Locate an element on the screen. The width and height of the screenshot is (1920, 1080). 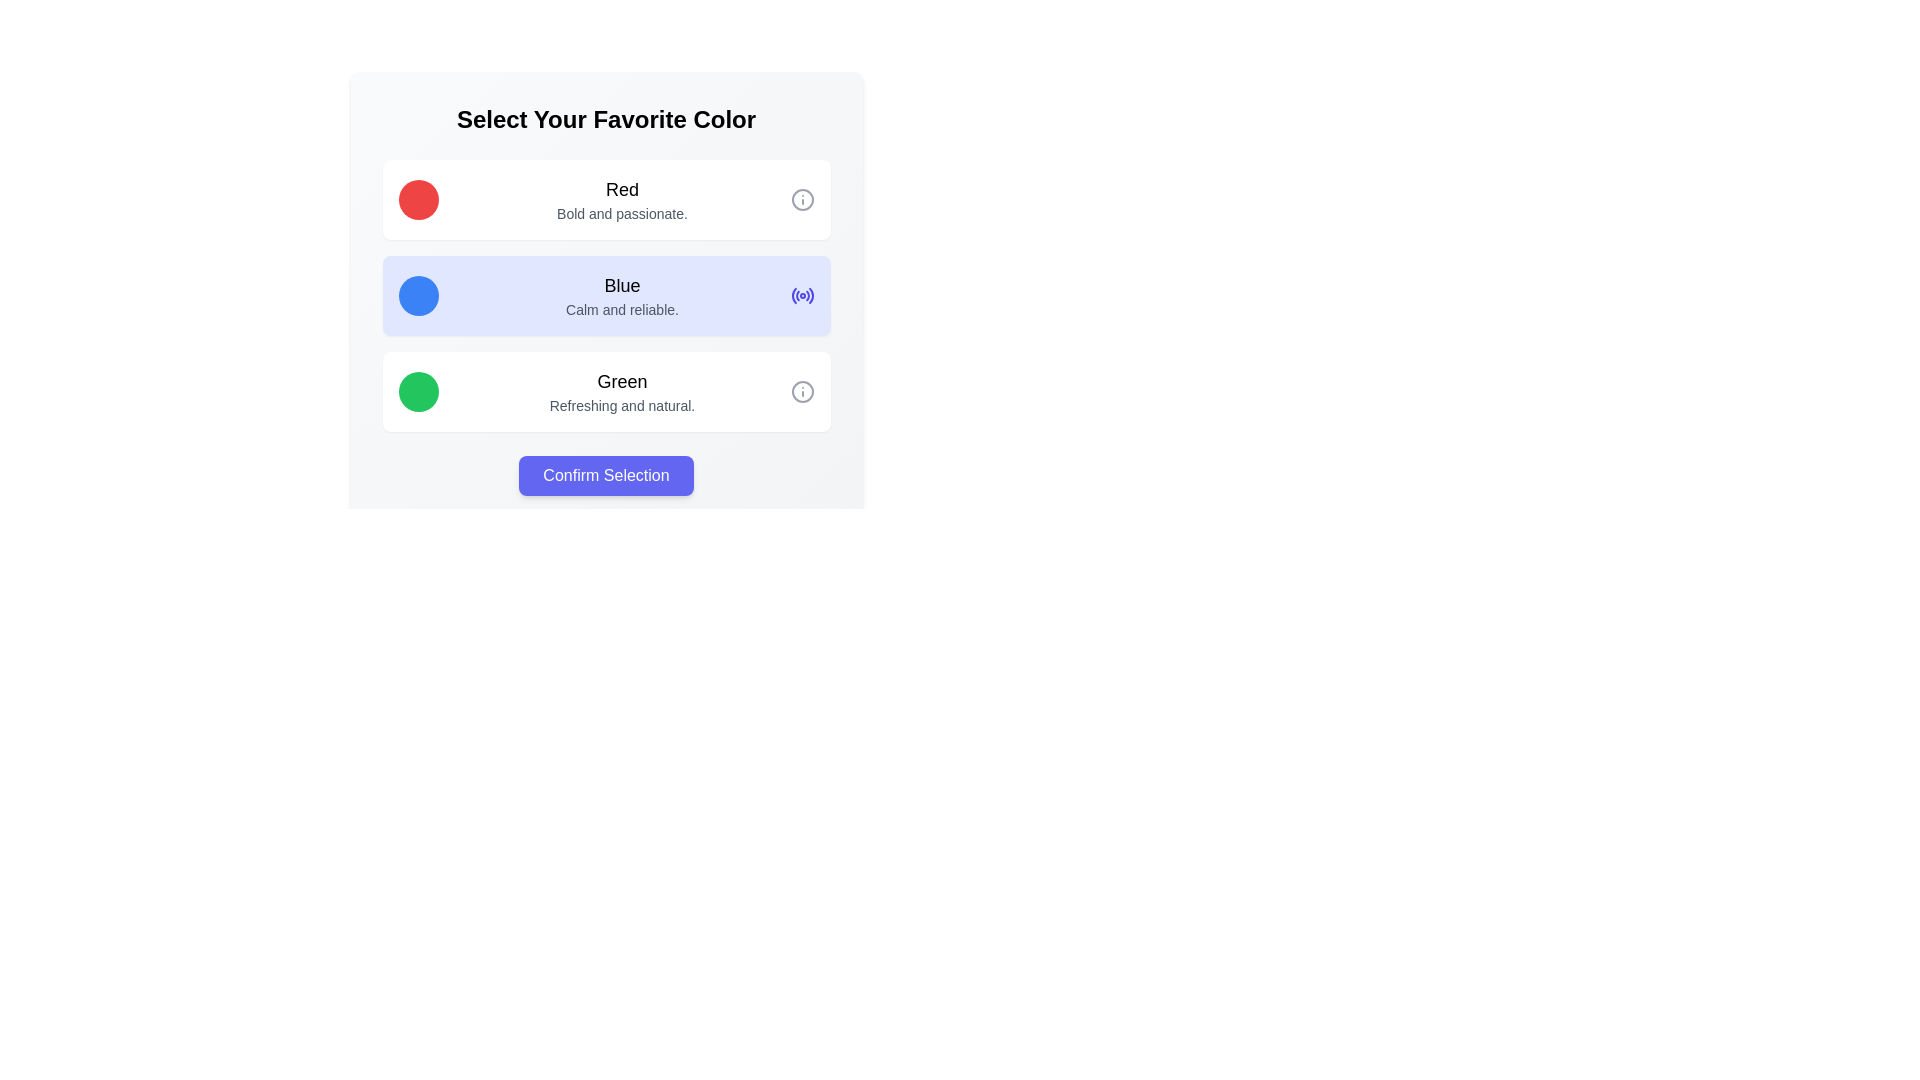
the text label that reads 'Refreshing and natural.' located below the title 'Green' in the selectable option group labeled 'Green' is located at coordinates (621, 405).